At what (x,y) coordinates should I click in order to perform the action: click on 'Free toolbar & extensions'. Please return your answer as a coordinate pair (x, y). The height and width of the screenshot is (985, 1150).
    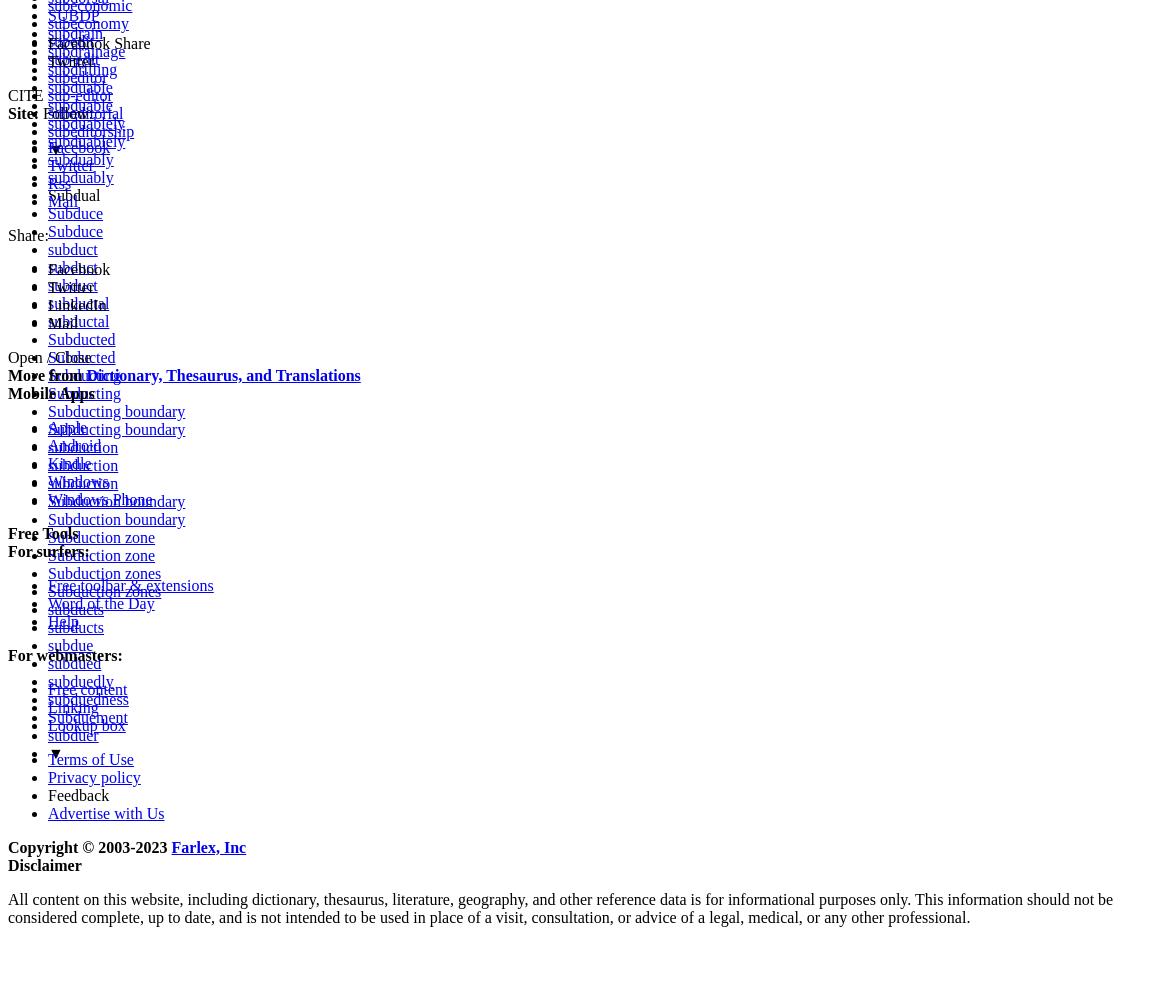
    Looking at the image, I should click on (129, 584).